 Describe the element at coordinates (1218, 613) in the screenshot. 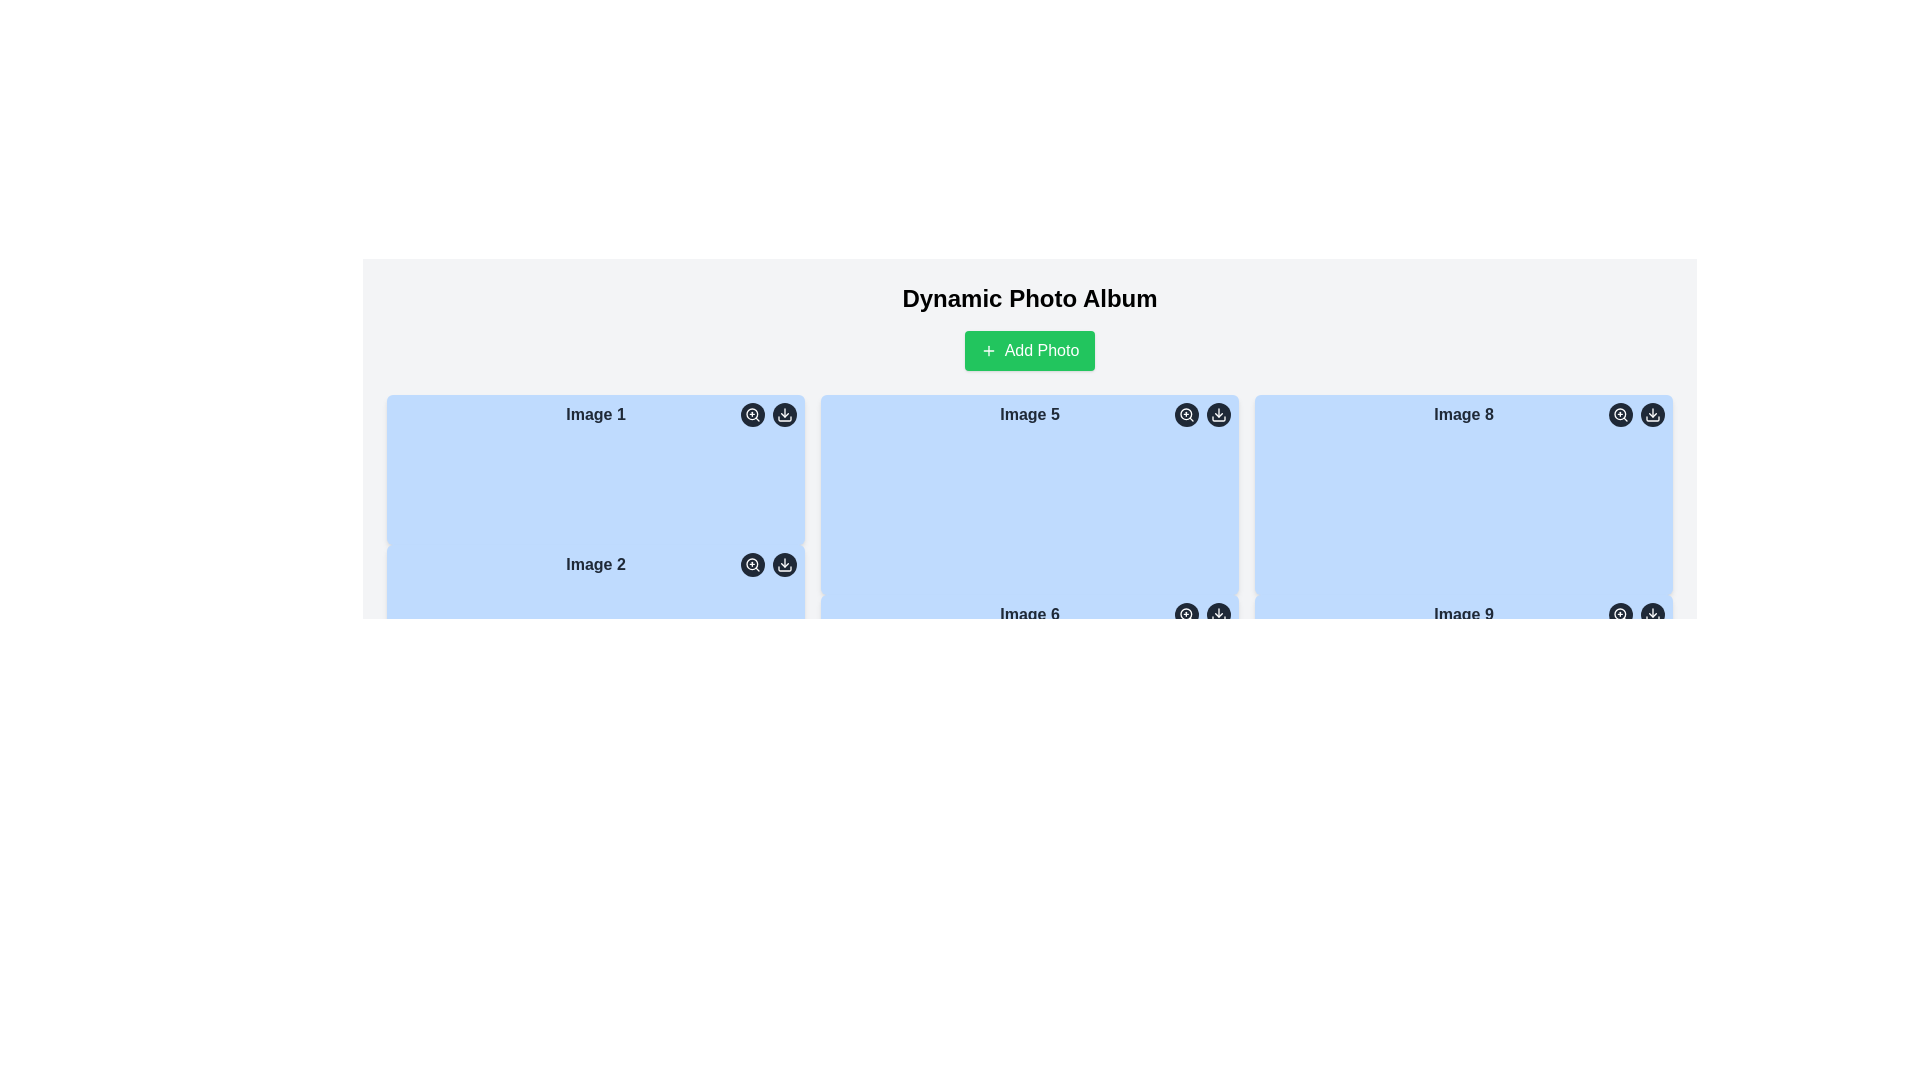

I see `the download button located in the top-right corner of the blue card labeled 'Image 6'` at that location.